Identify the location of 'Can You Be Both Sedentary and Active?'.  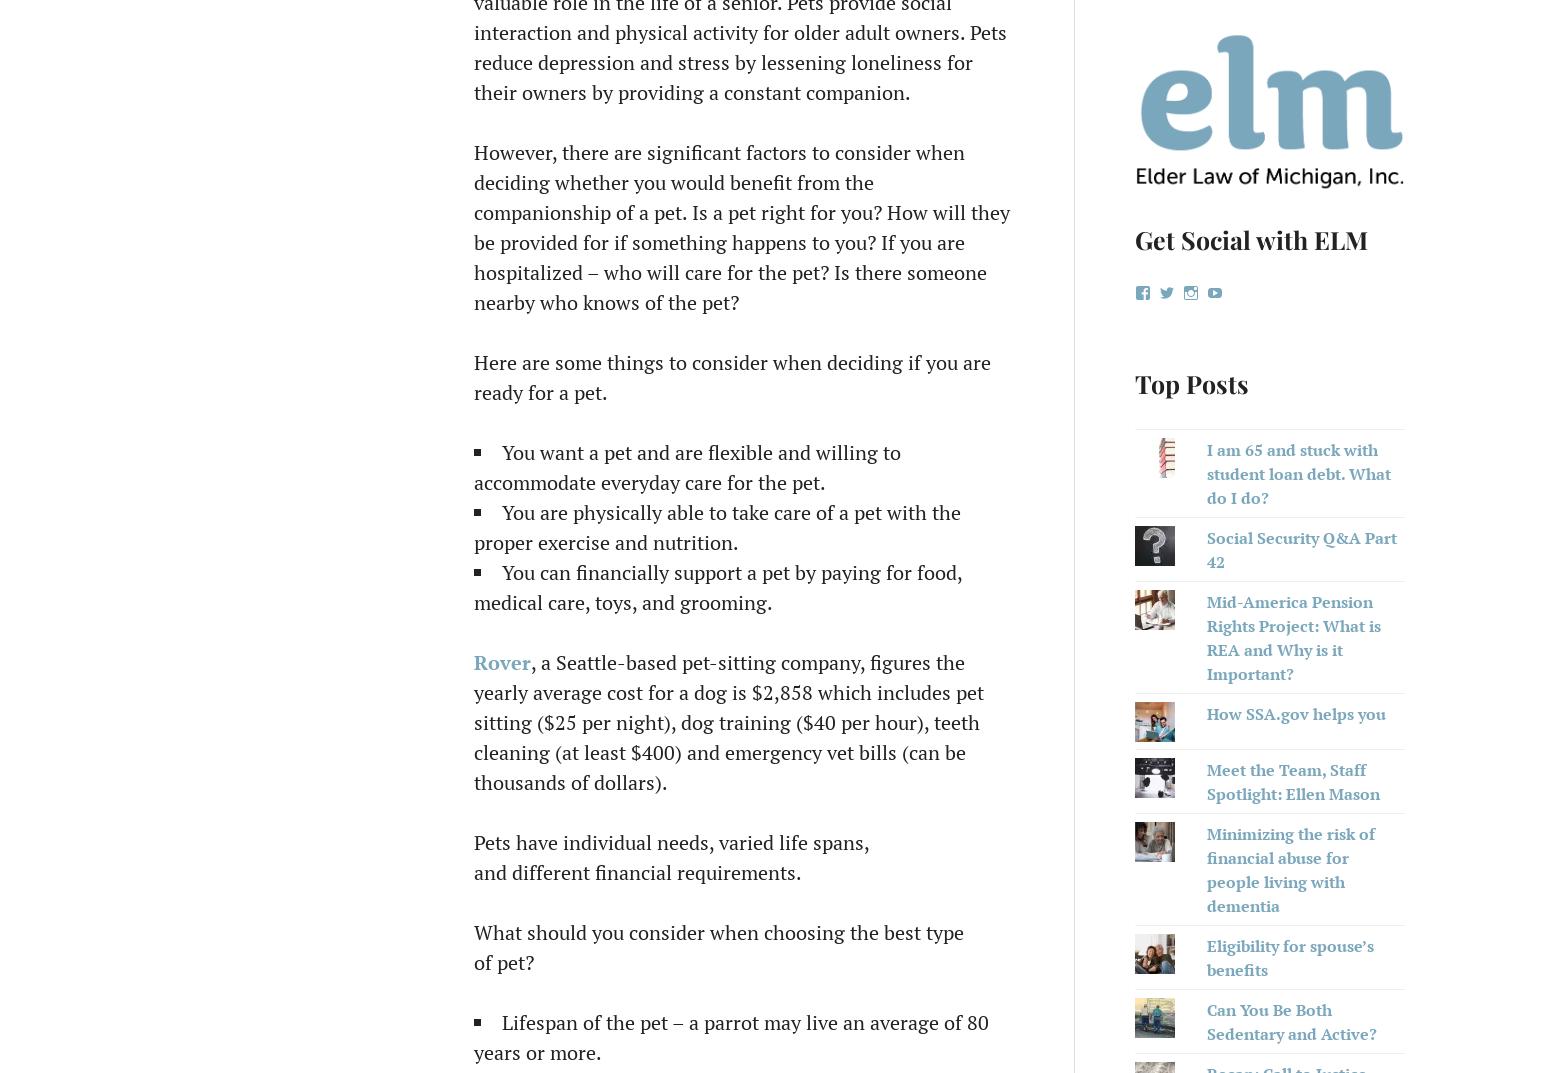
(1289, 1020).